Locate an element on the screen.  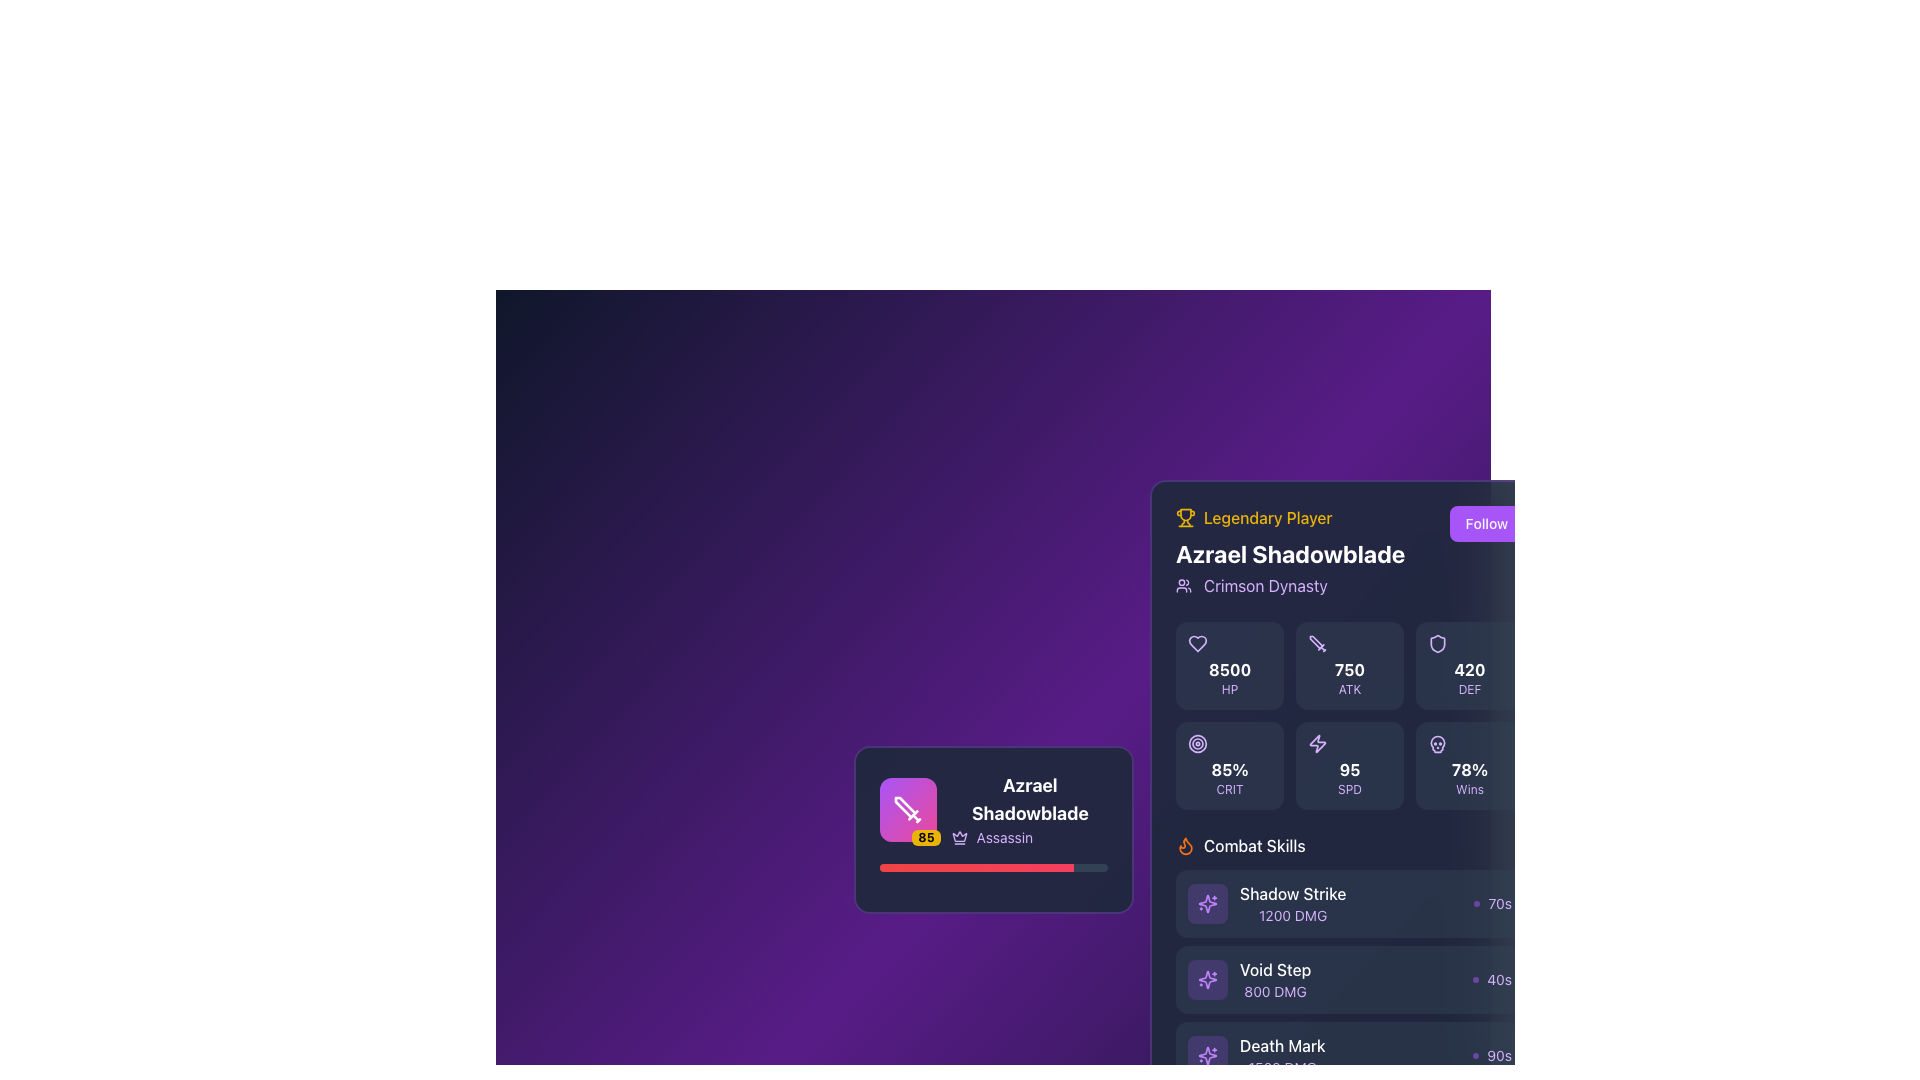
the 'Void Step' skill icon located next to the text 'Void Step' under the 'Combat Skills' section is located at coordinates (1206, 978).